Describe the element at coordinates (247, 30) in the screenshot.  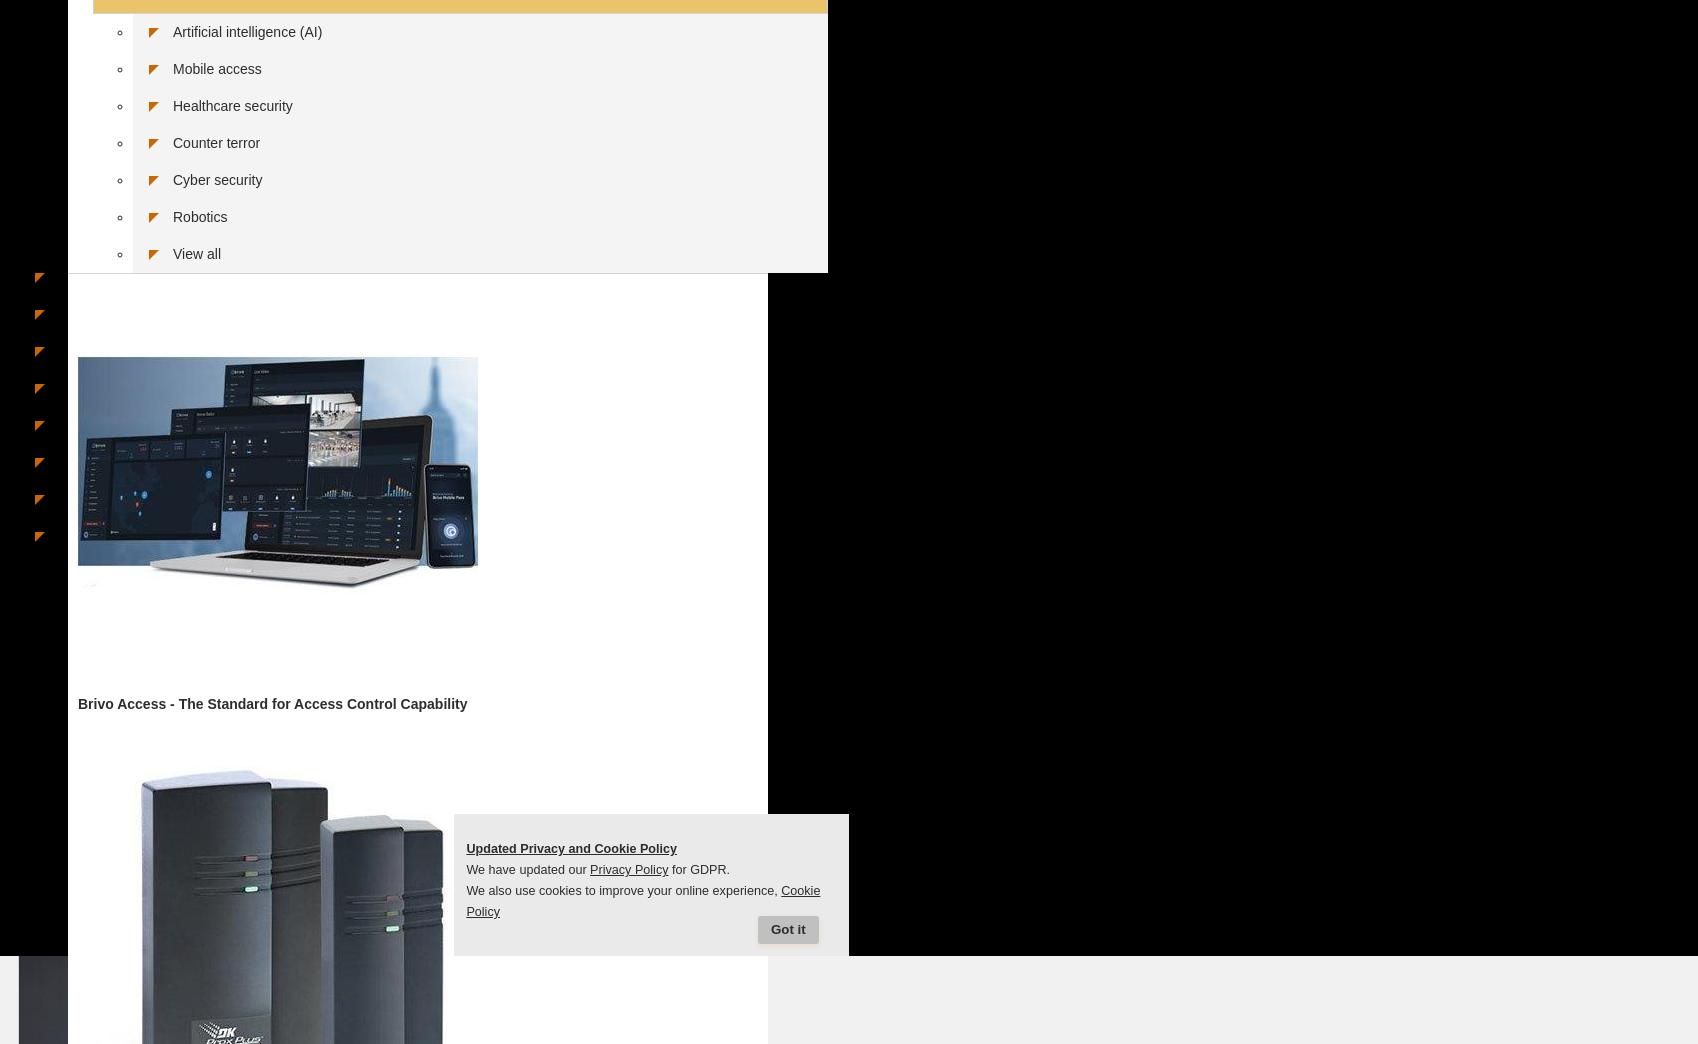
I see `'Artificial intelligence (AI)'` at that location.